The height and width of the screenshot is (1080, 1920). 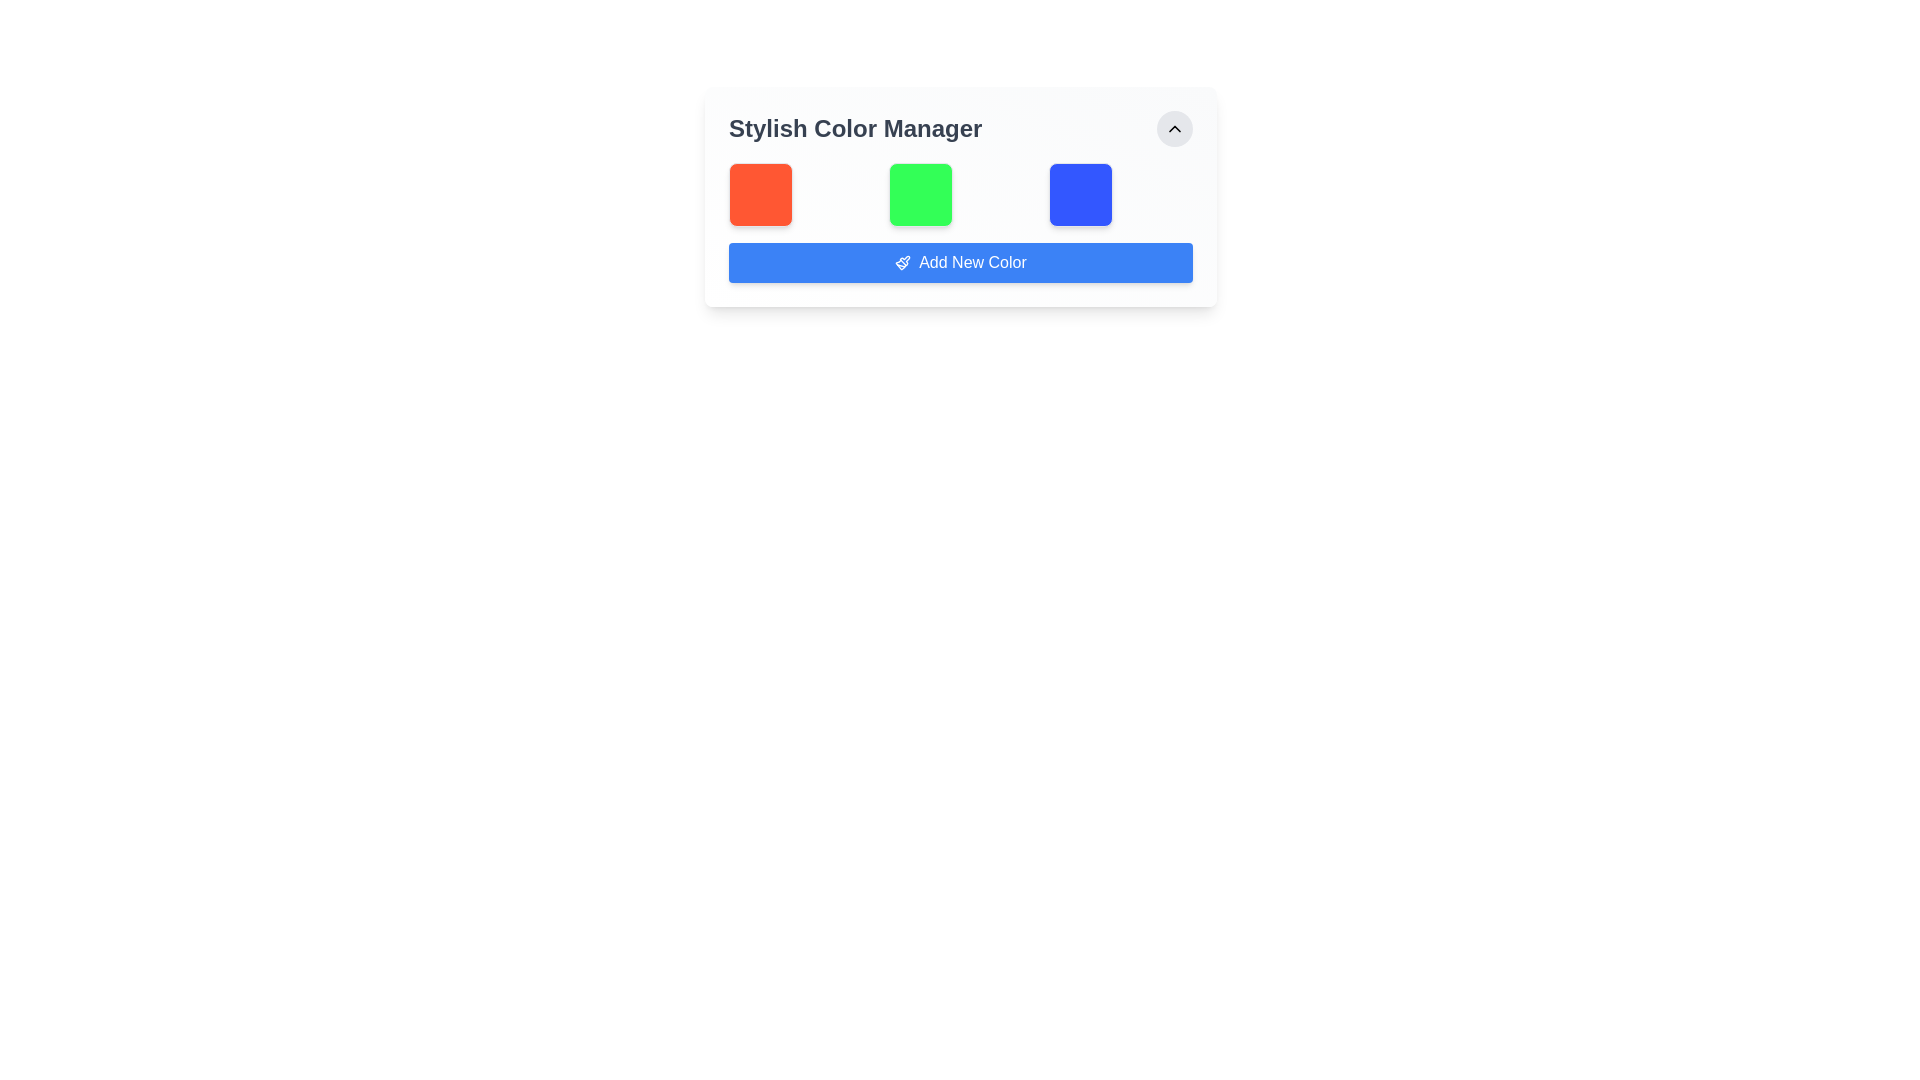 What do you see at coordinates (902, 261) in the screenshot?
I see `the icon located inside the blue button labeled 'Add New Color' to the left of the text` at bounding box center [902, 261].